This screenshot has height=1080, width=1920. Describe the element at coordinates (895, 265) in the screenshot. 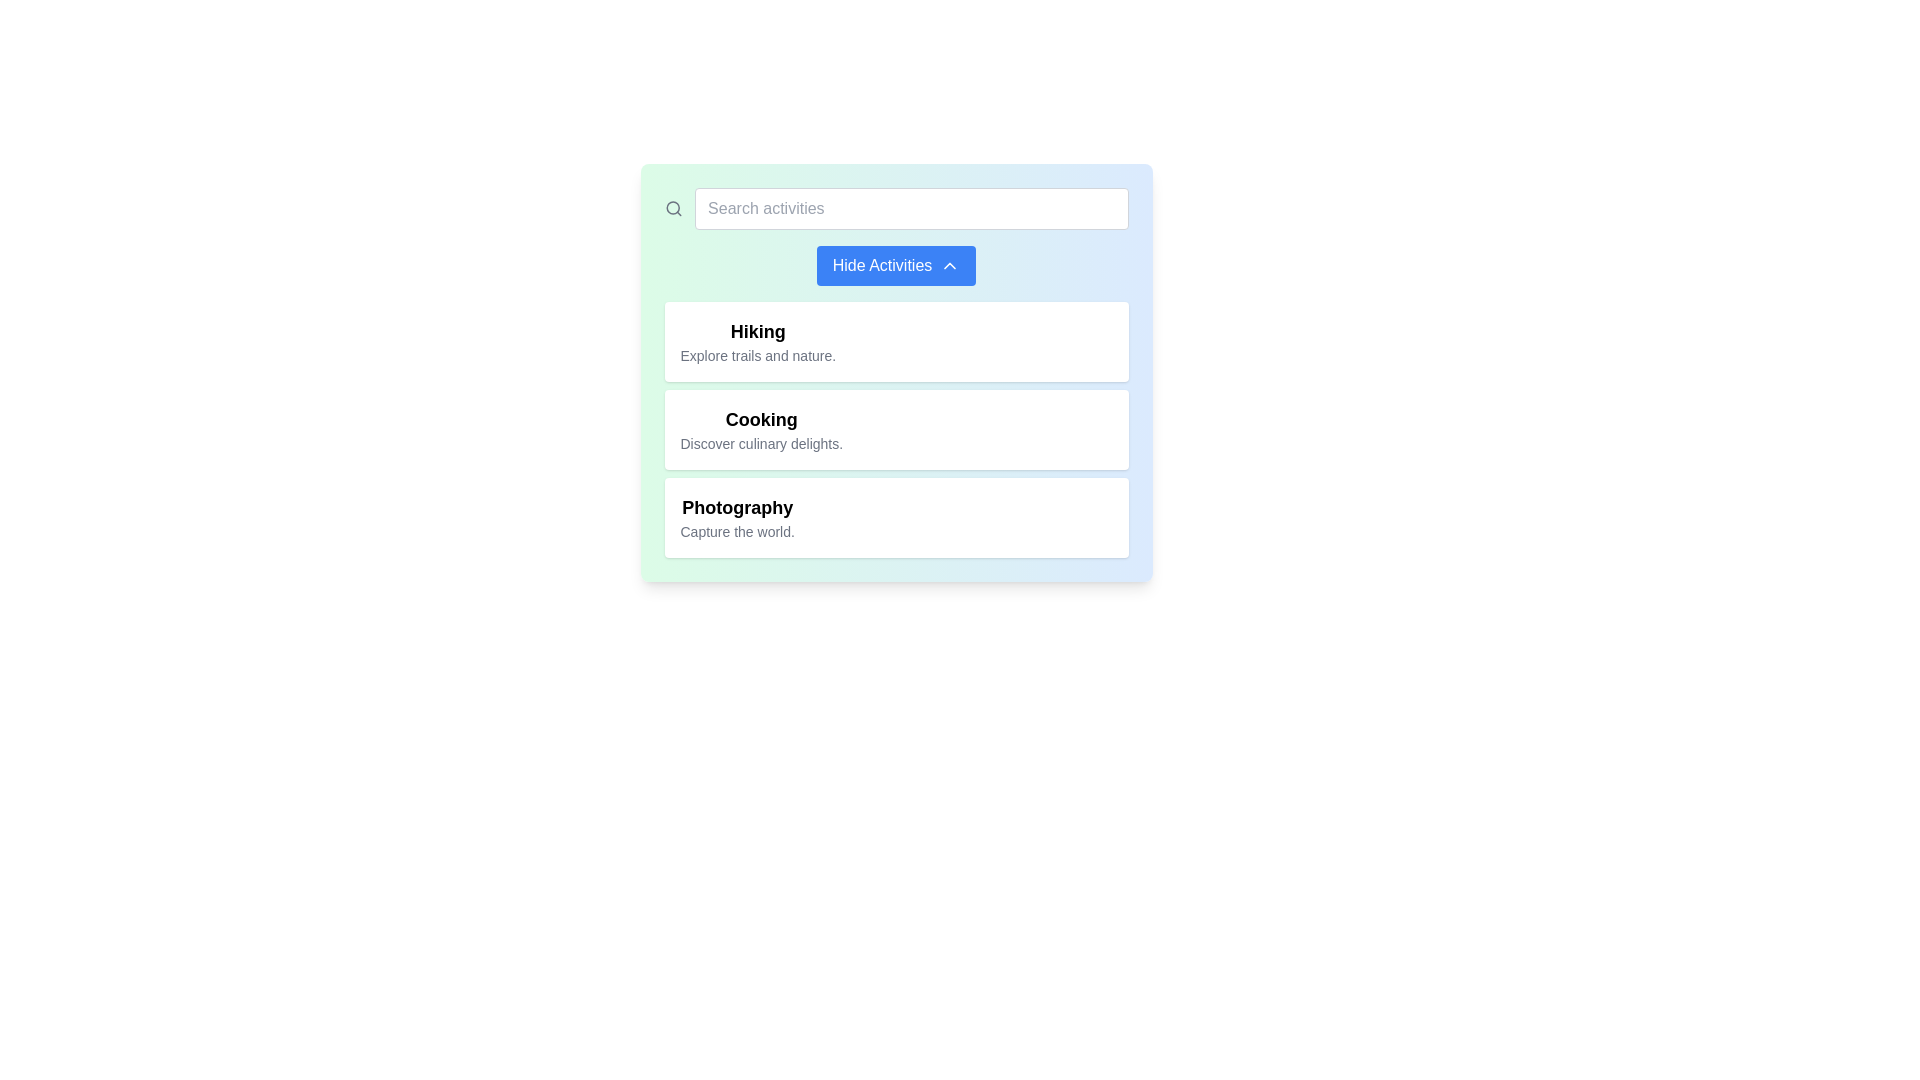

I see `the second button located below the search bar, which toggles the visibility of the activities 'Hiking,' 'Cooking,' and 'Photography.'` at that location.